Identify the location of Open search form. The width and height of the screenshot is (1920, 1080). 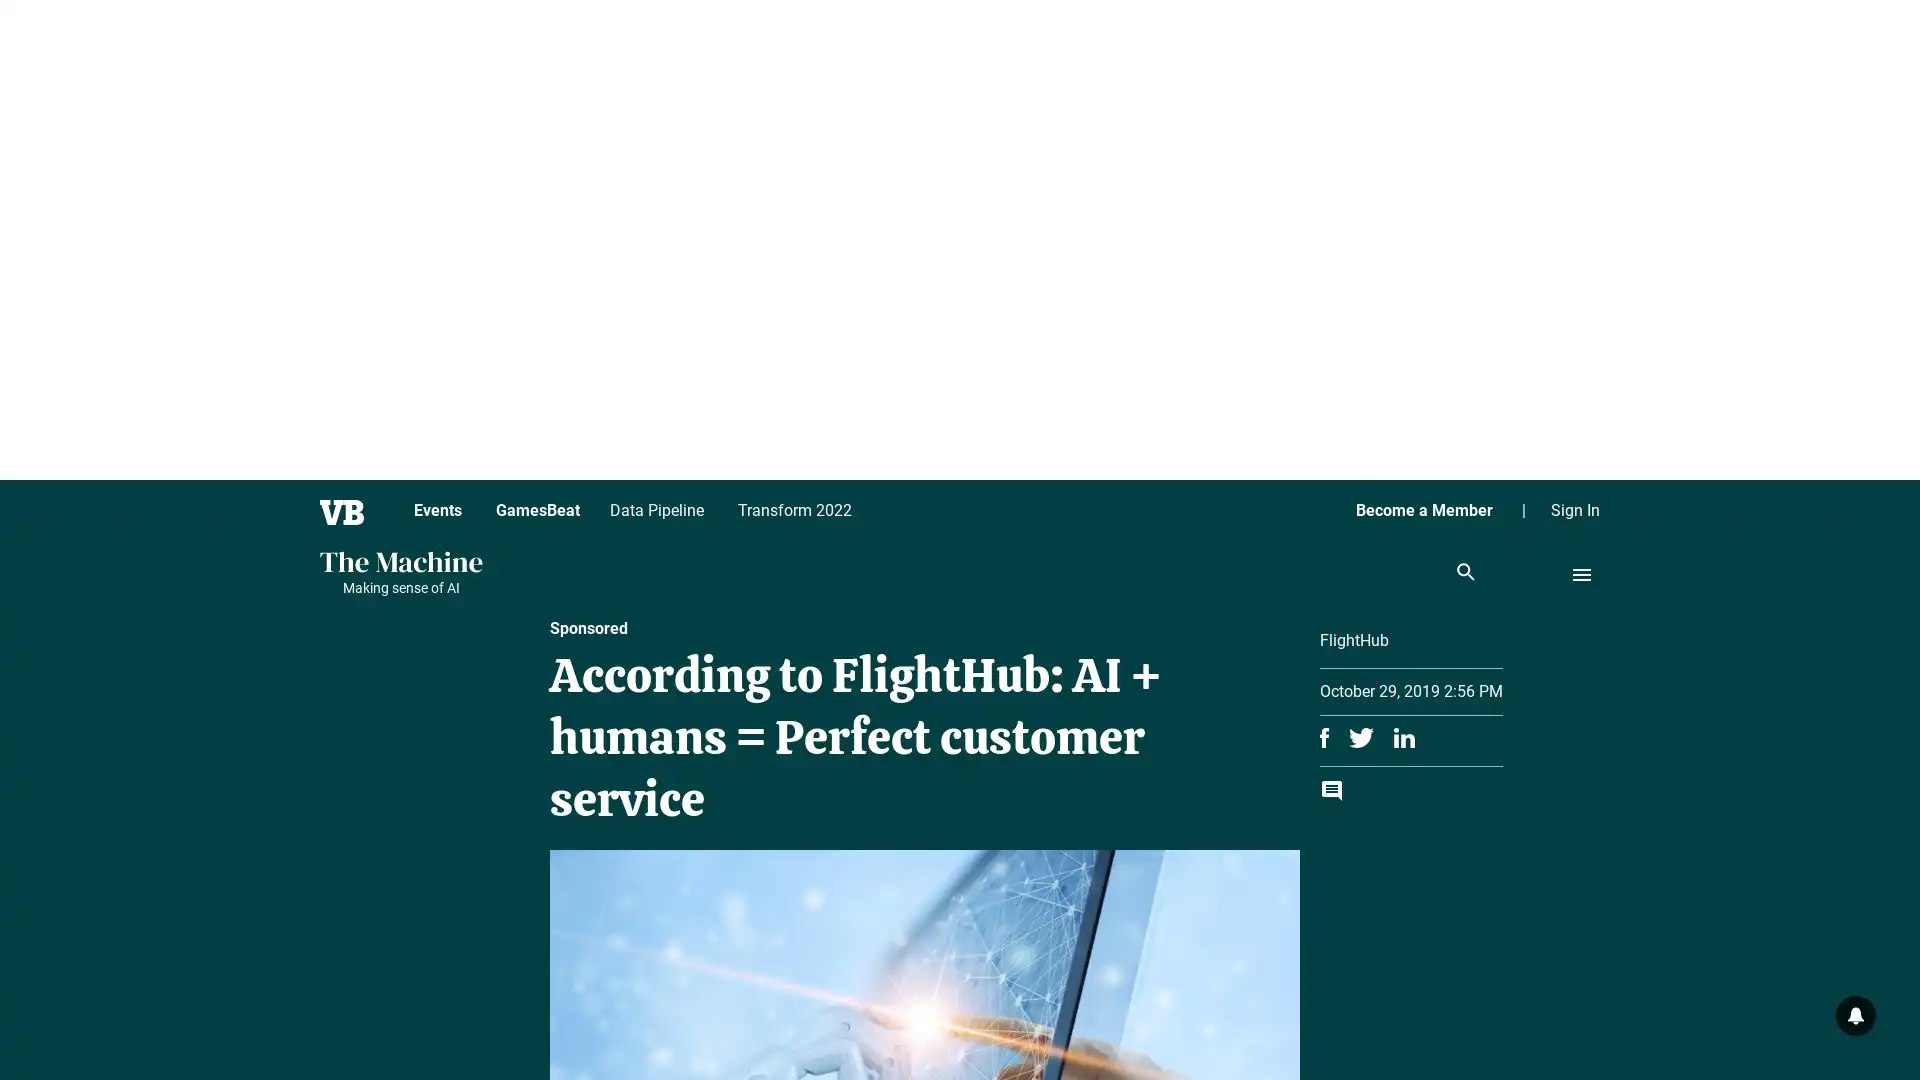
(1465, 573).